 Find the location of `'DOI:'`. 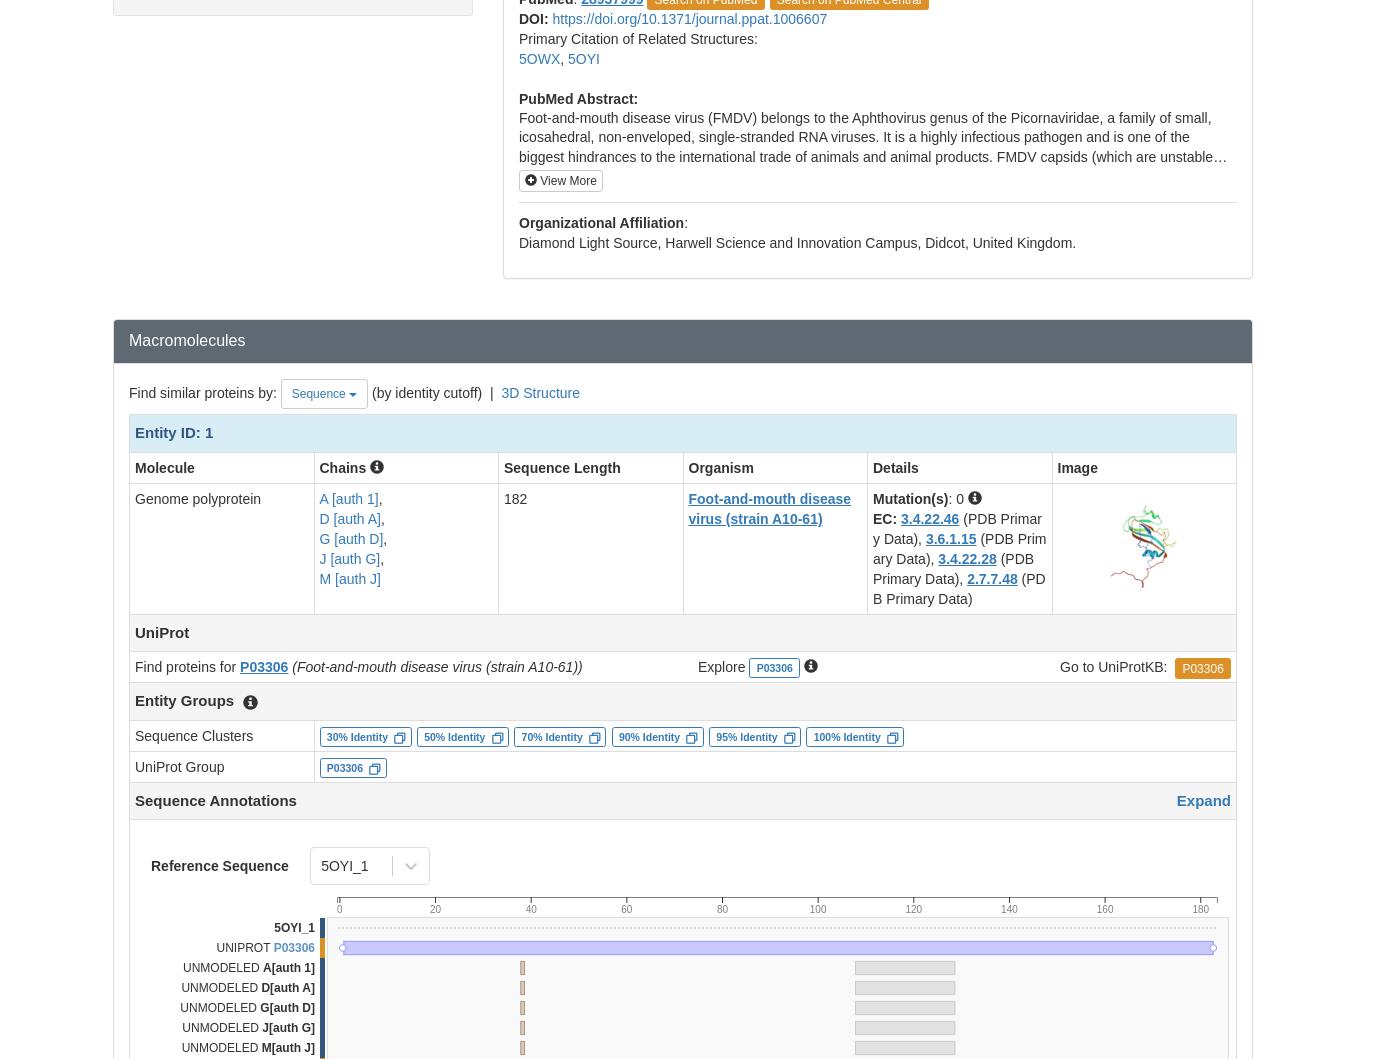

'DOI:' is located at coordinates (535, 18).